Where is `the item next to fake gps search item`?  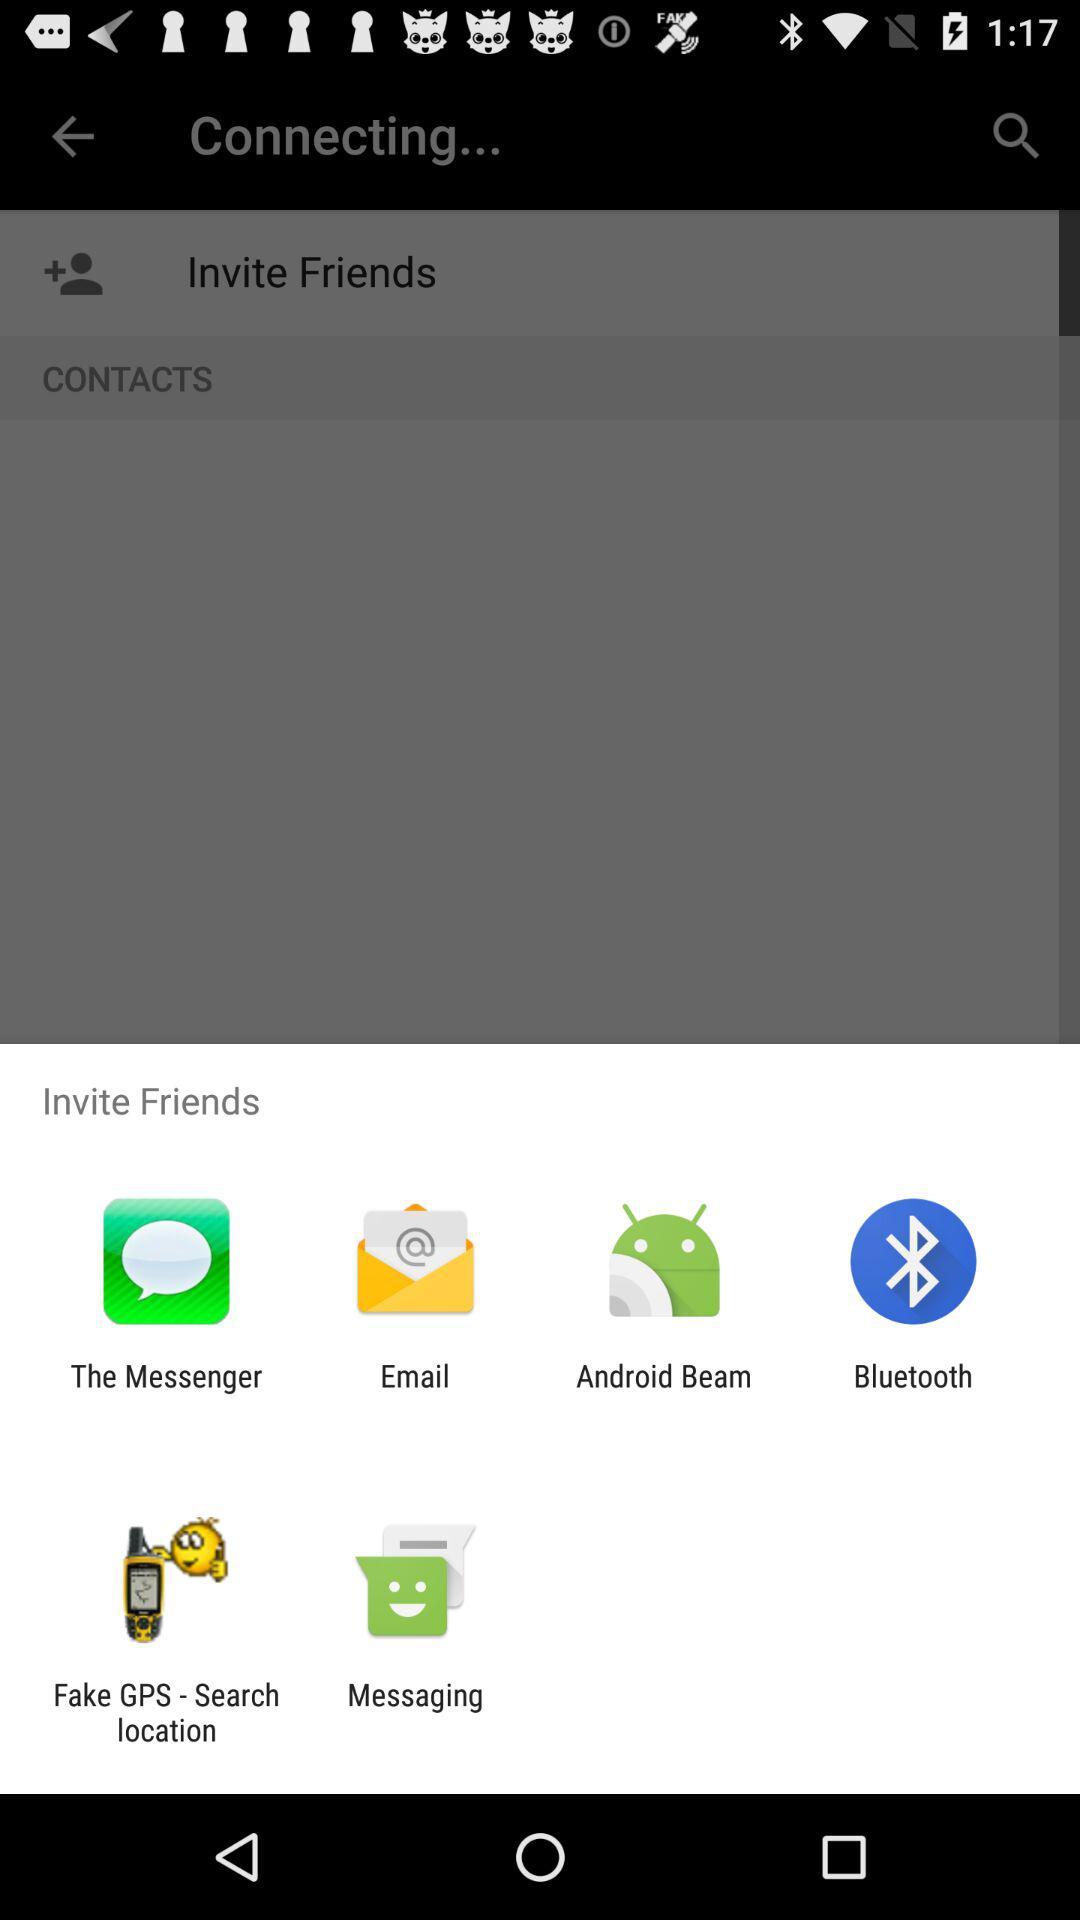 the item next to fake gps search item is located at coordinates (414, 1711).